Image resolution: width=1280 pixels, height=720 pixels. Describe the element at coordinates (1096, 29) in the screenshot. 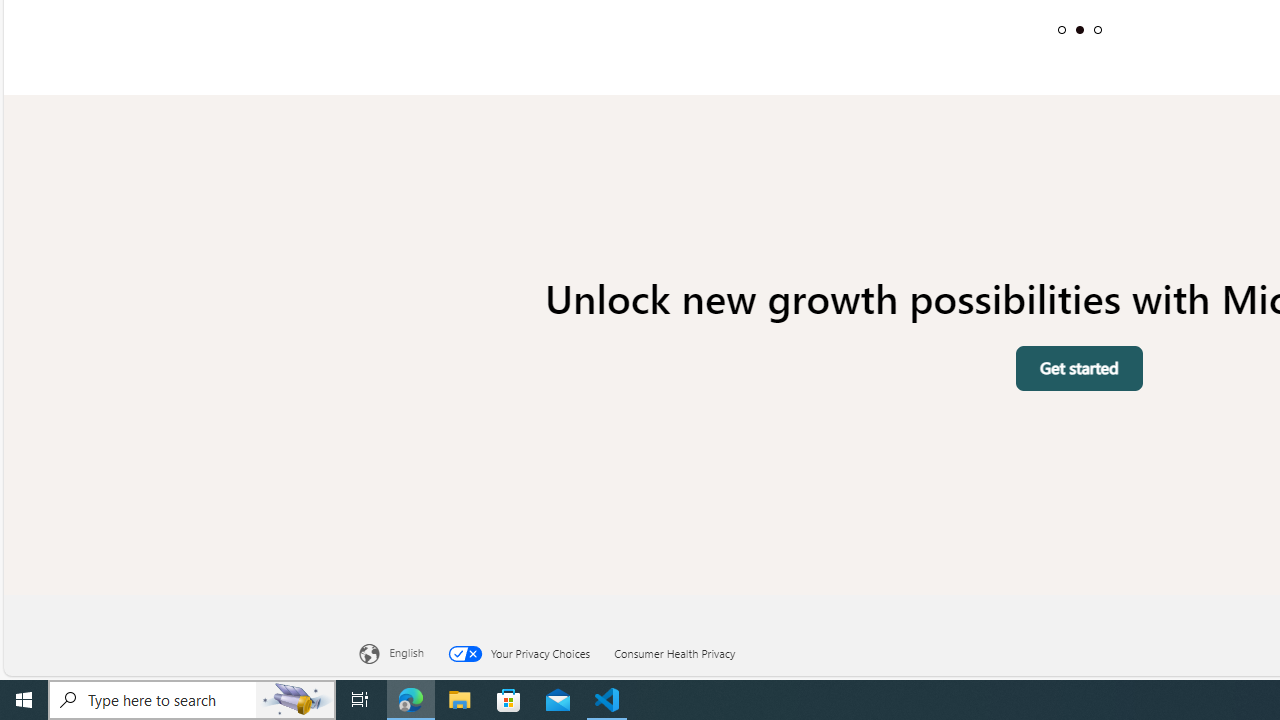

I see `'Slide 3'` at that location.